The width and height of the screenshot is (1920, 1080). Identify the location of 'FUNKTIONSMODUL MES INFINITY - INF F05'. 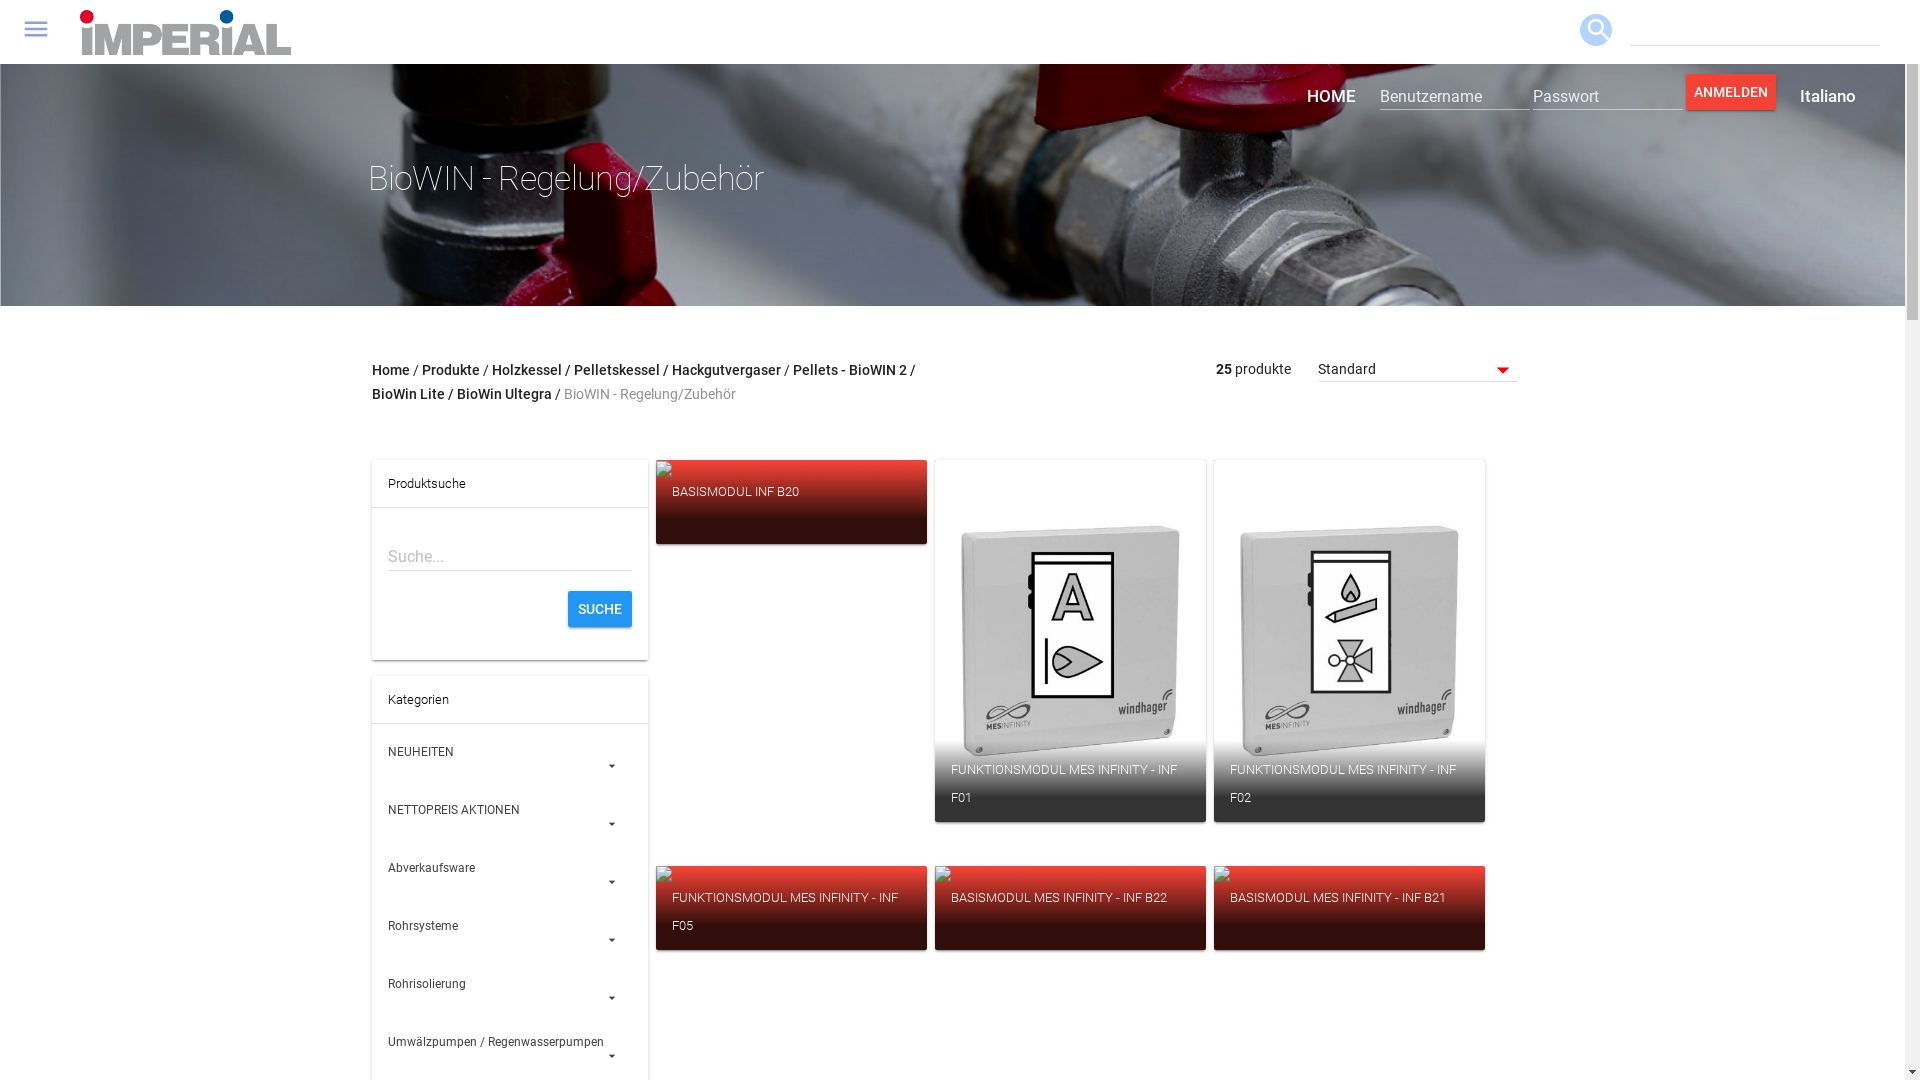
(790, 909).